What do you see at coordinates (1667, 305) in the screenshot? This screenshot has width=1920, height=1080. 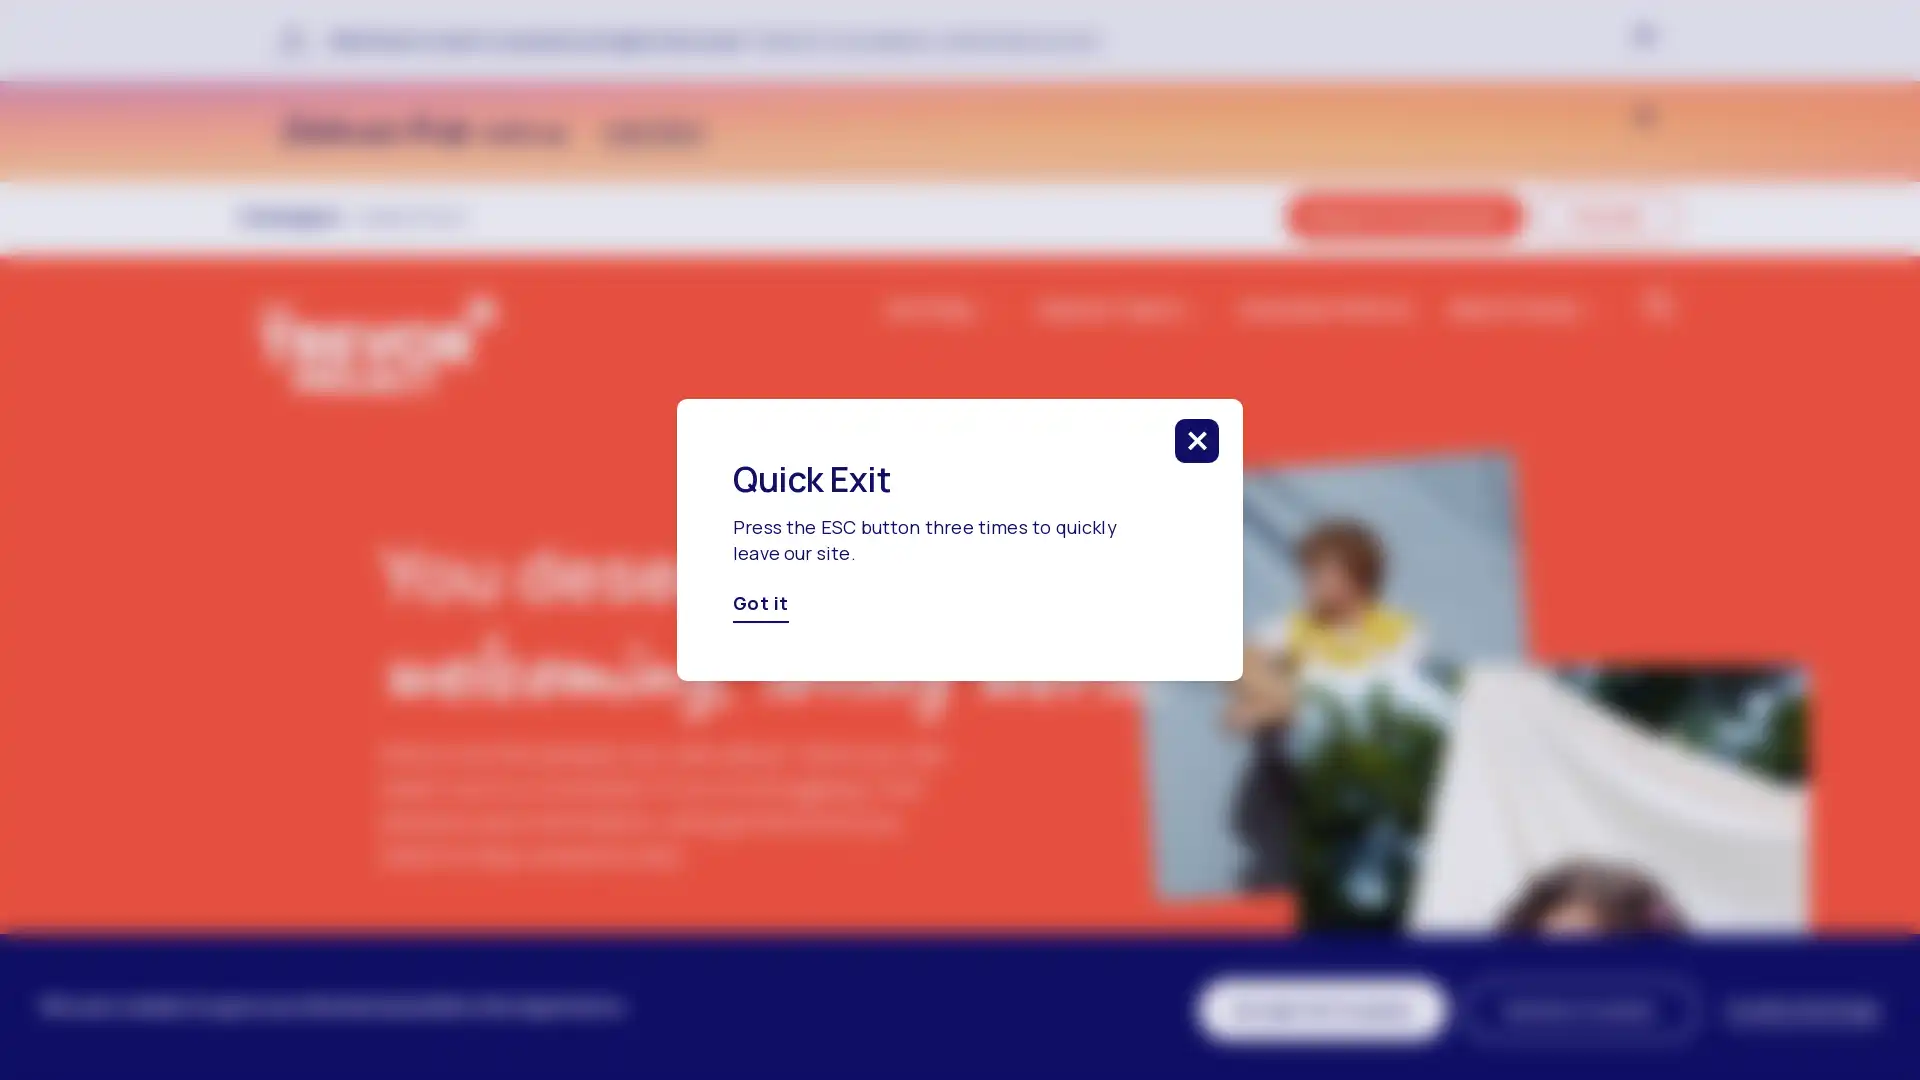 I see `click to search in the website` at bounding box center [1667, 305].